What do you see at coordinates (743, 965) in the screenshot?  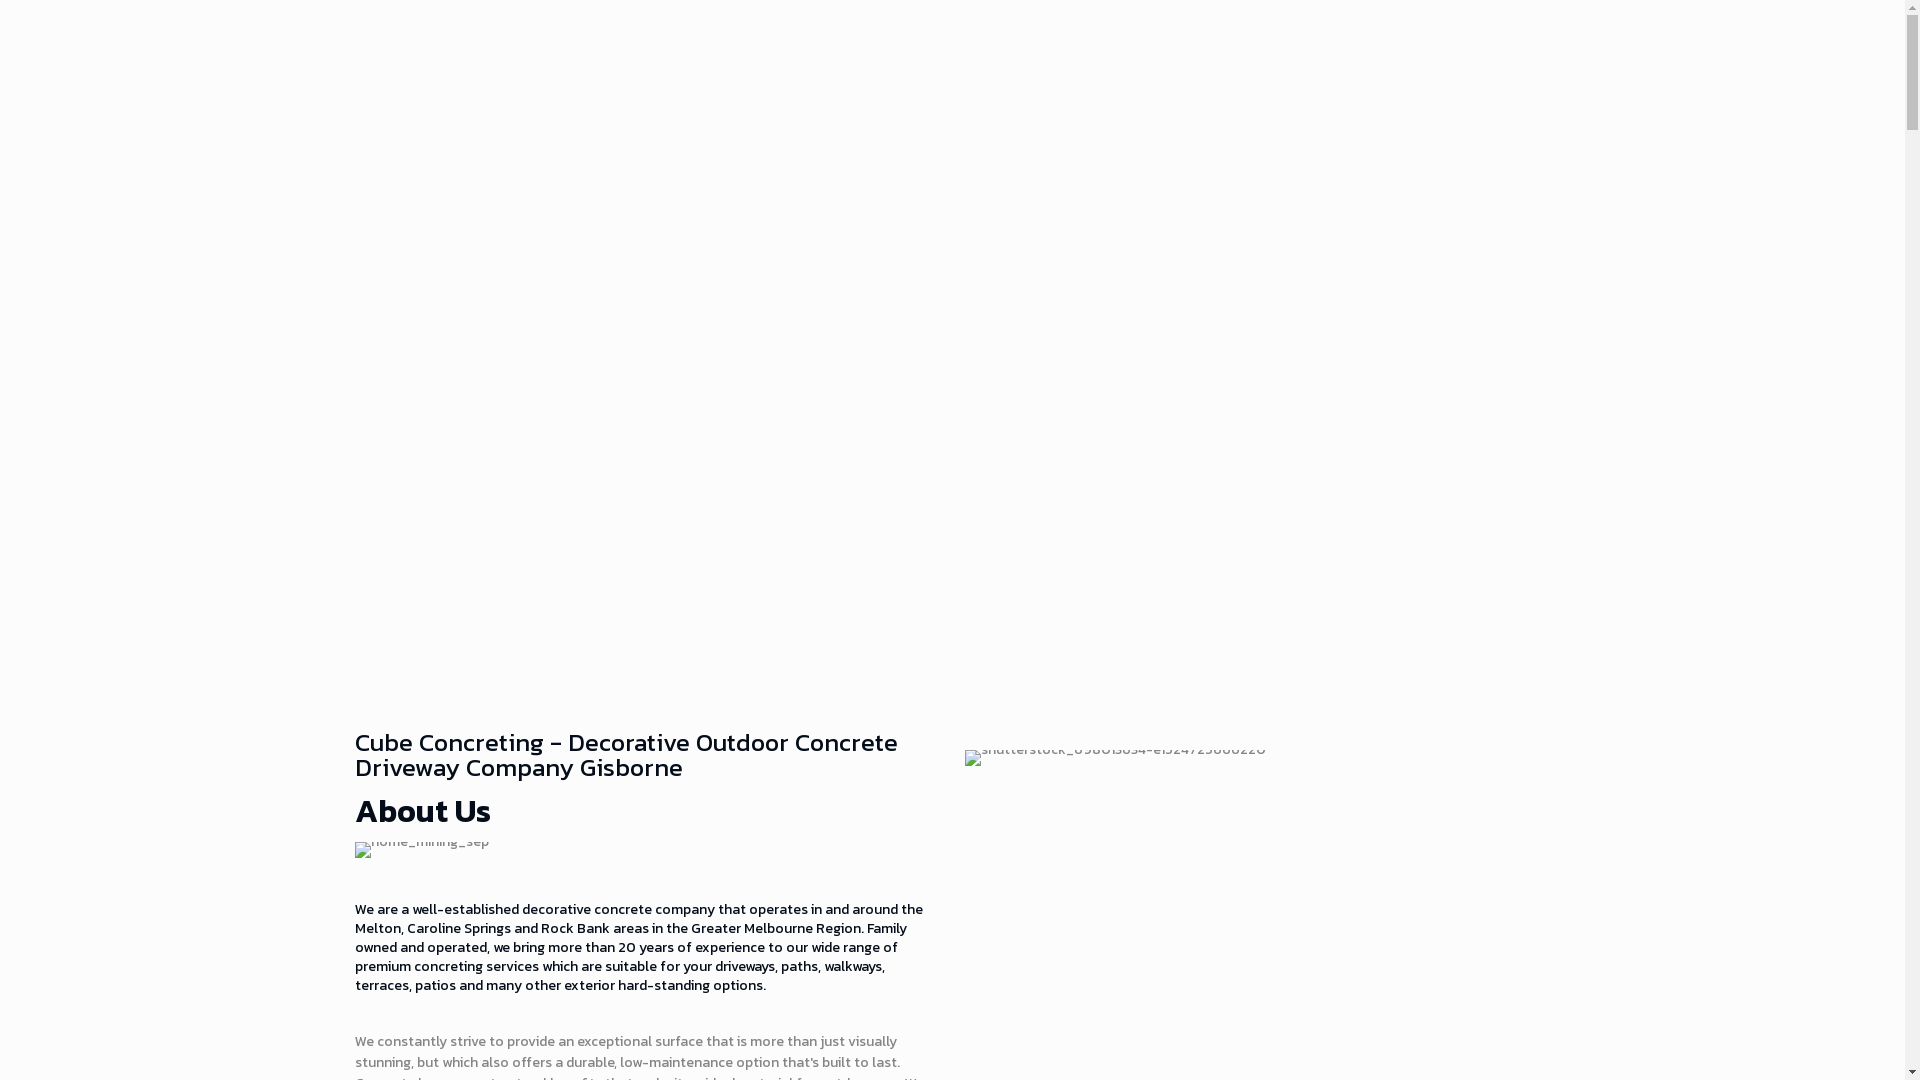 I see `'driveways'` at bounding box center [743, 965].